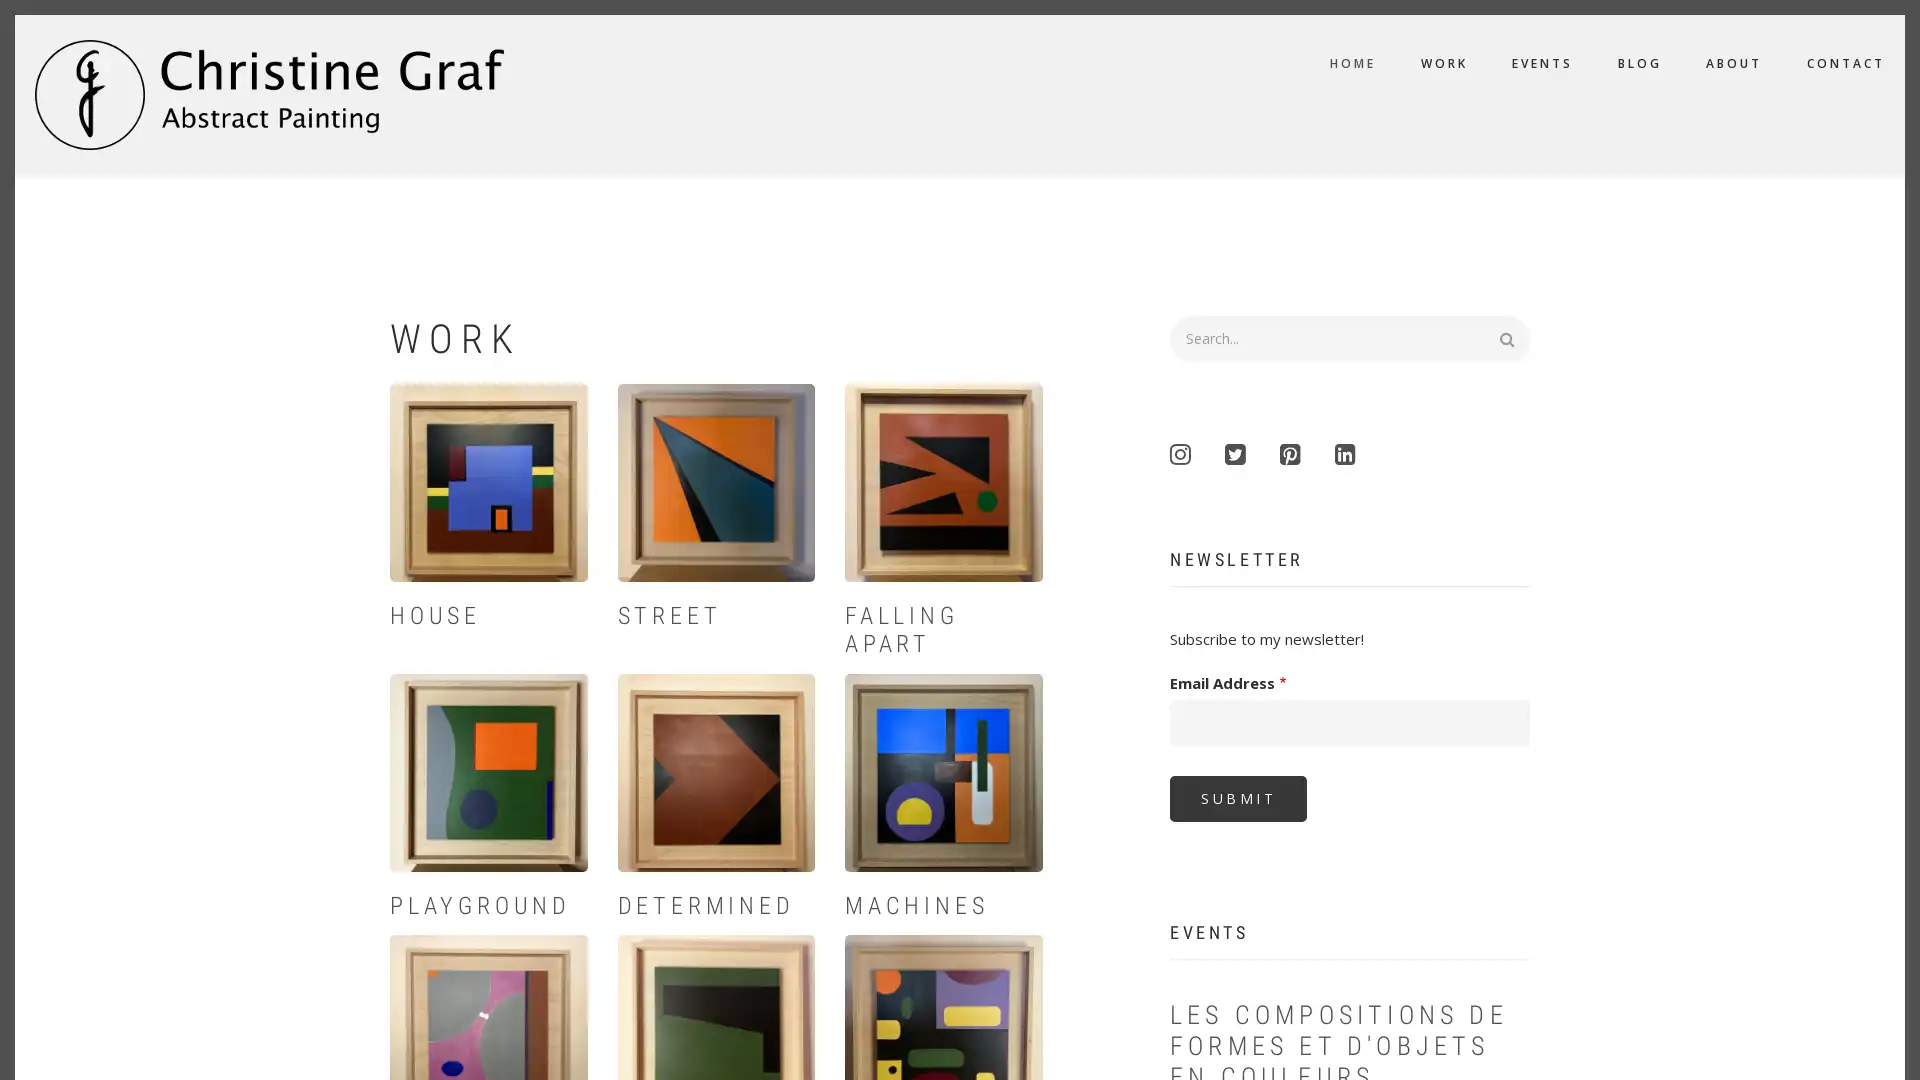 This screenshot has width=1920, height=1080. What do you see at coordinates (1515, 334) in the screenshot?
I see `Search` at bounding box center [1515, 334].